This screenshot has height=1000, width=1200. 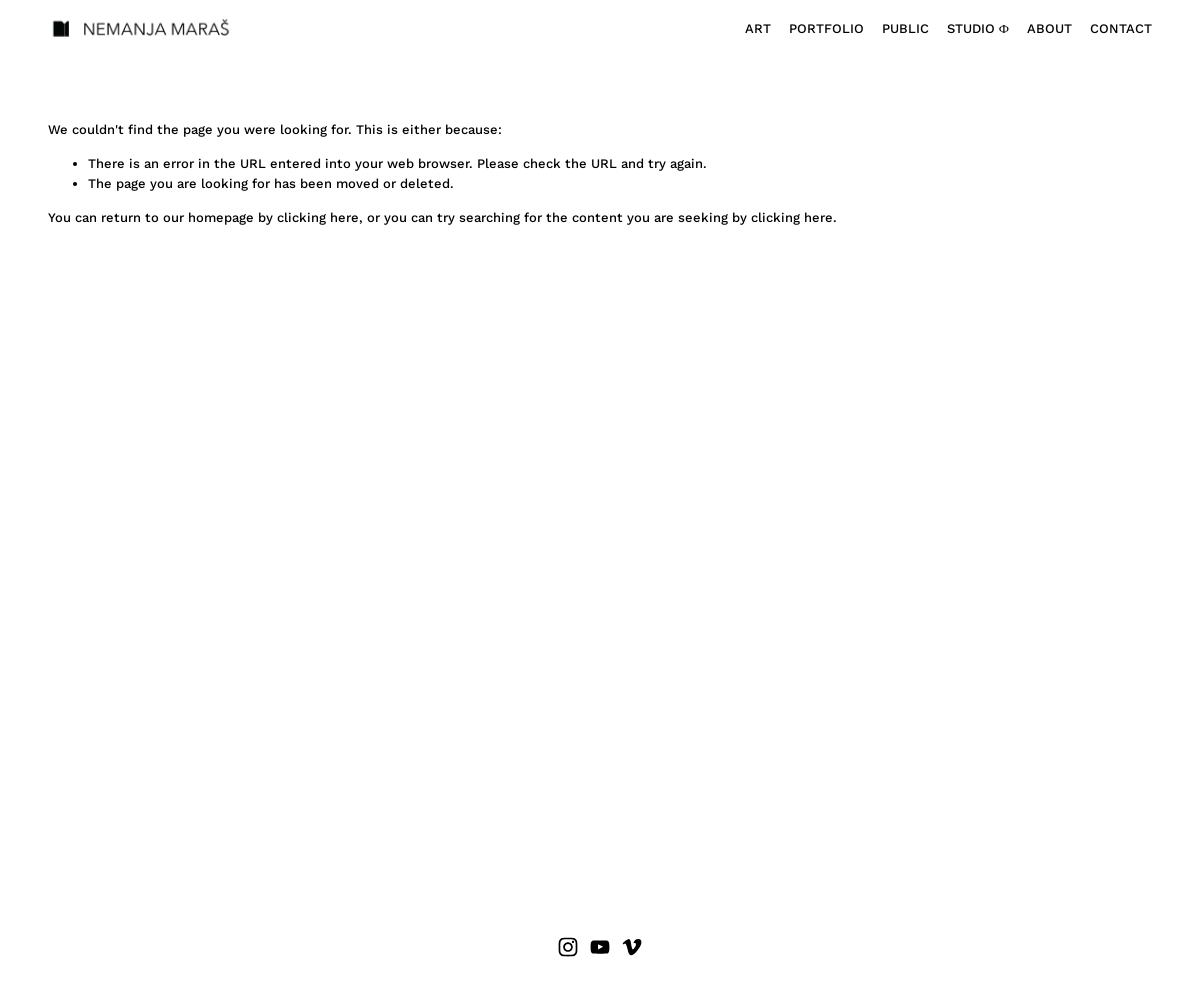 I want to click on 'There is an error in the URL entered into your web browser. Please check the URL and try again.', so click(x=397, y=162).